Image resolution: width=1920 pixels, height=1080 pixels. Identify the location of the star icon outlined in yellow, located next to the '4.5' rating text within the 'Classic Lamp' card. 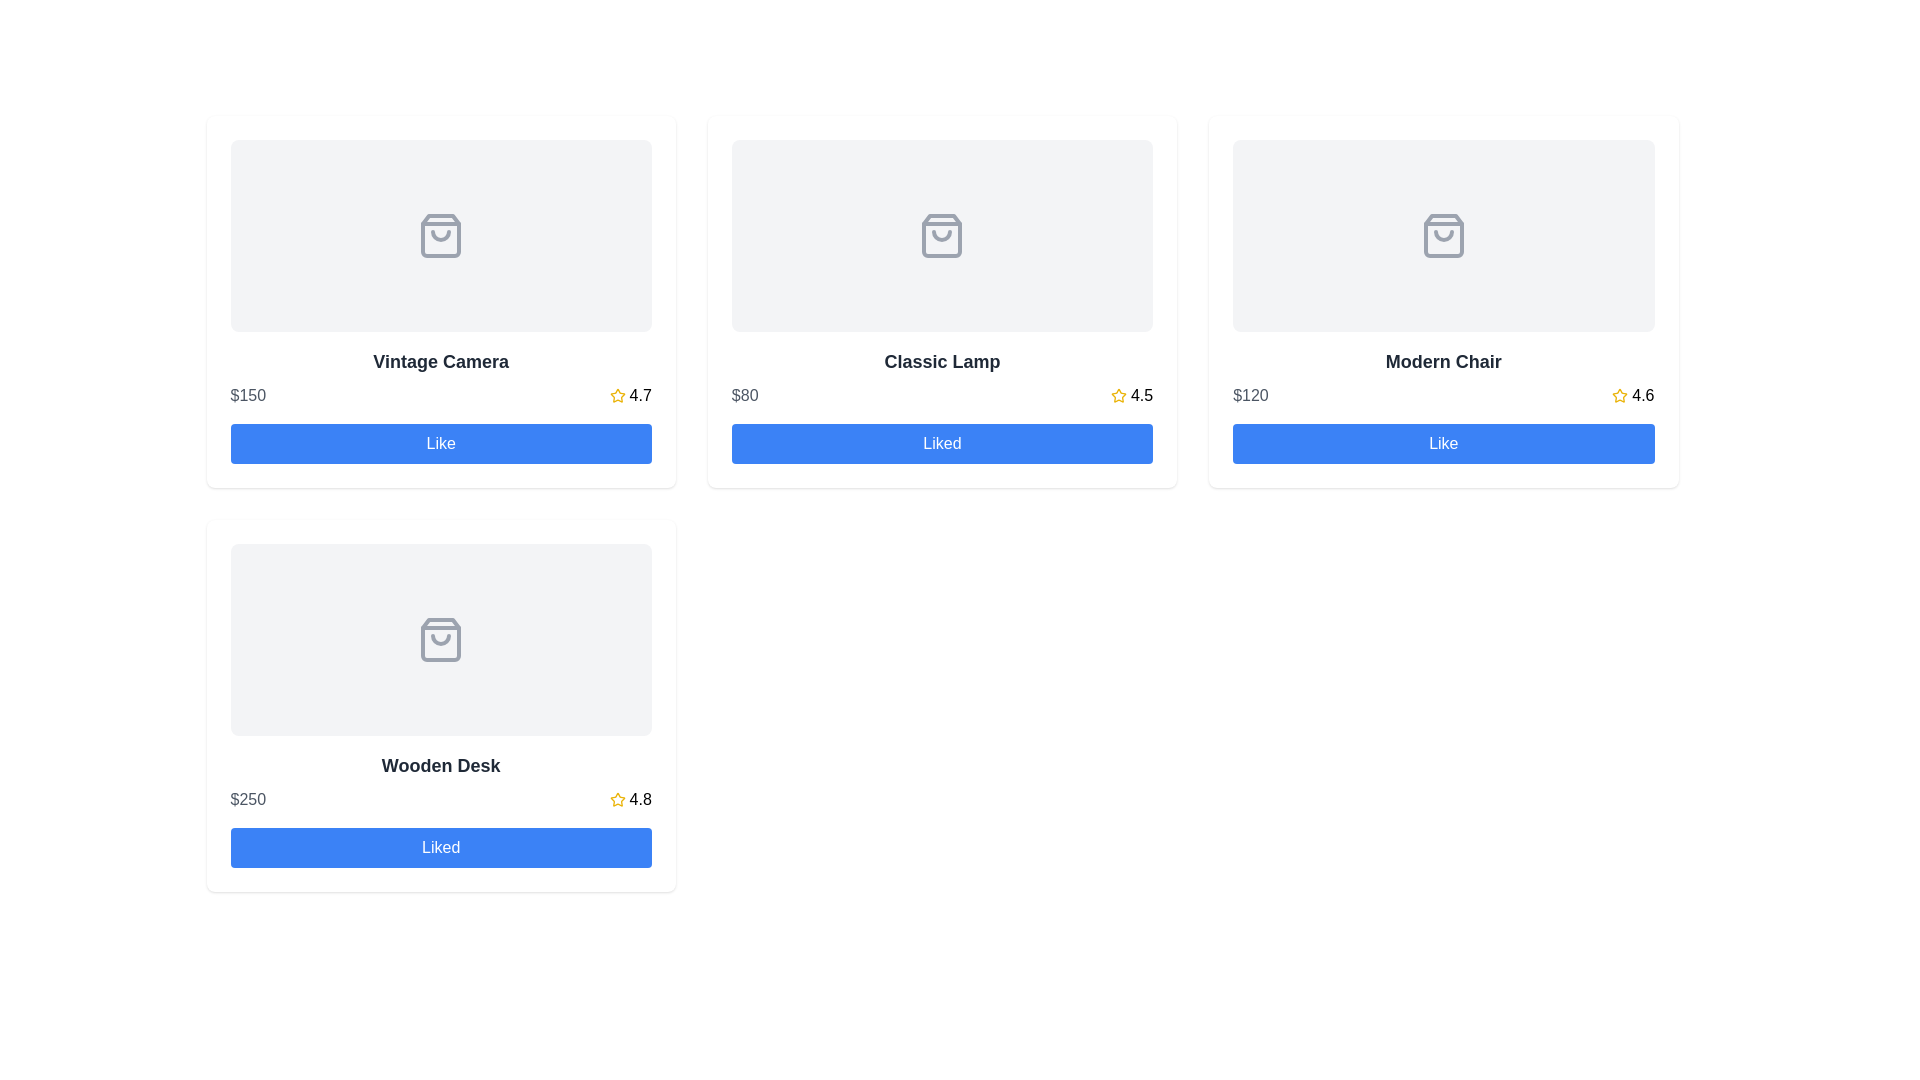
(1117, 396).